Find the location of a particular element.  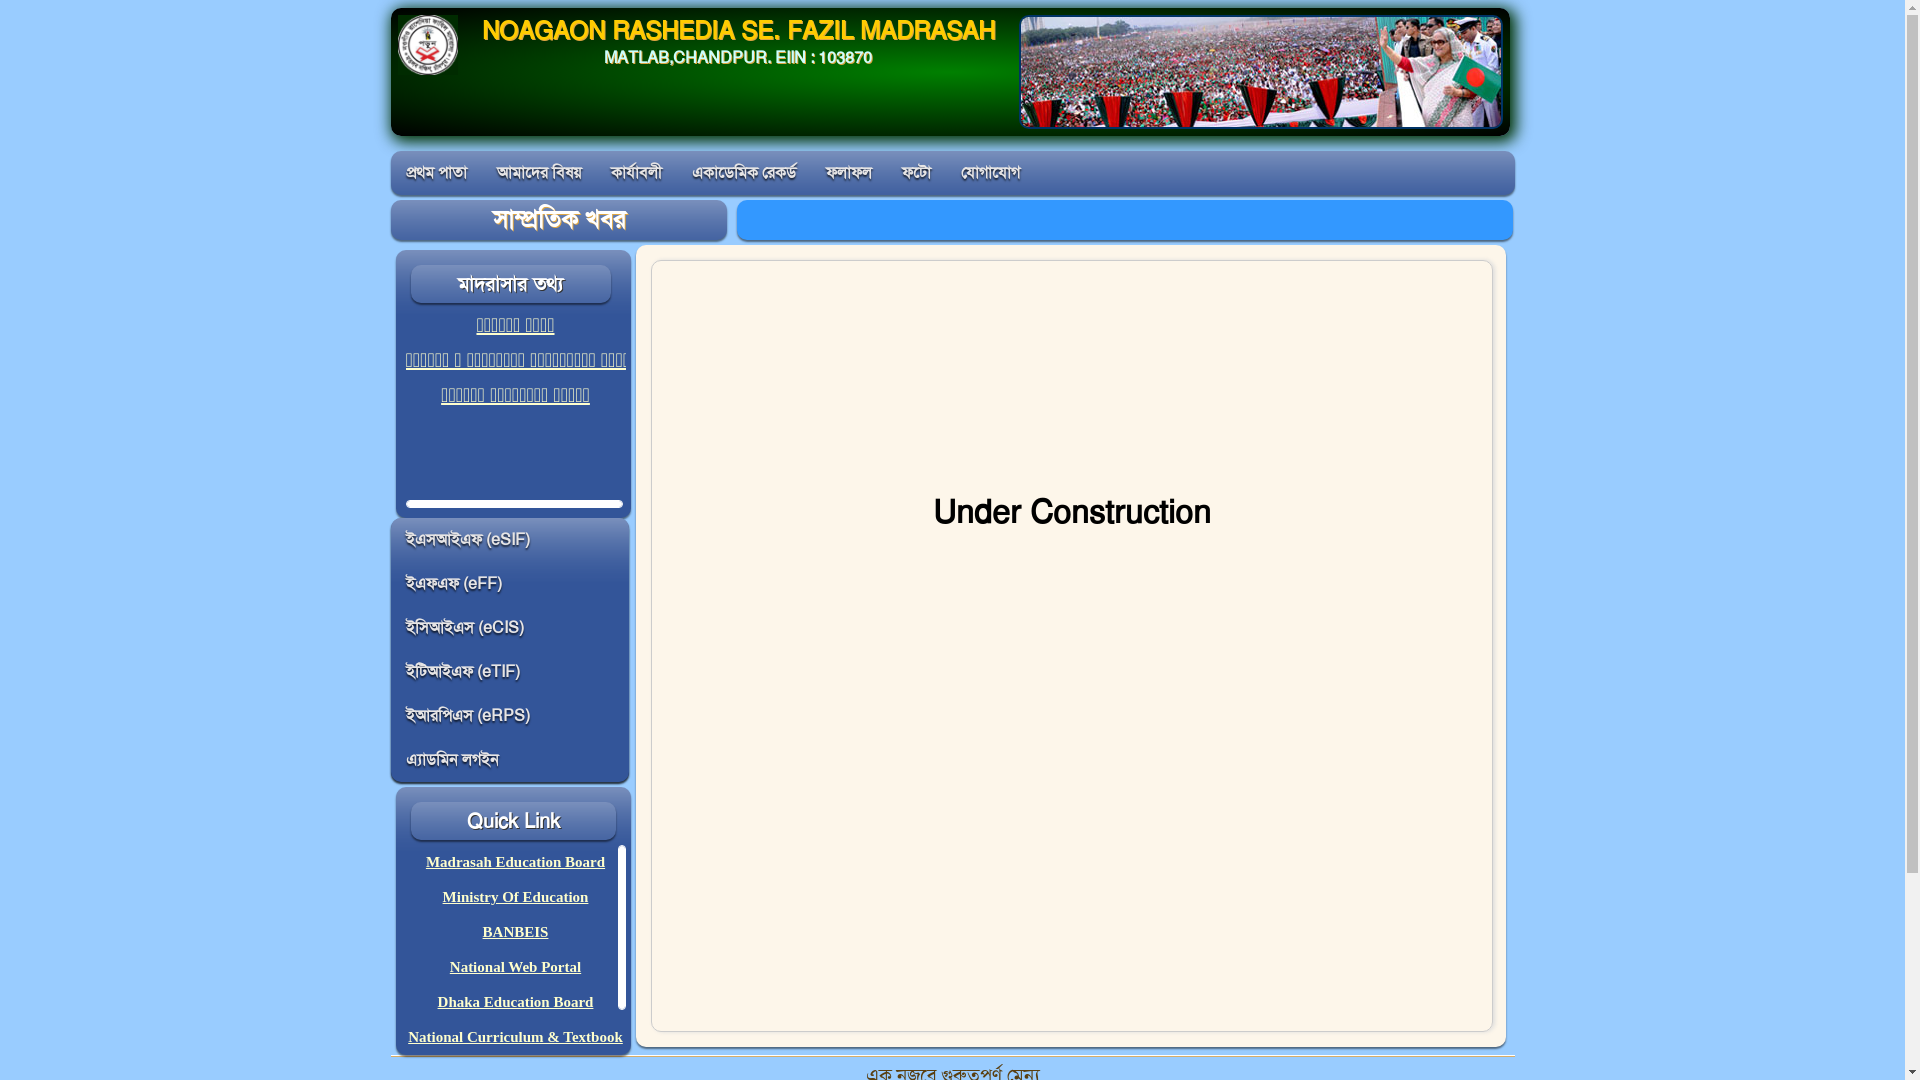

'Ministry Of Education' is located at coordinates (515, 896).